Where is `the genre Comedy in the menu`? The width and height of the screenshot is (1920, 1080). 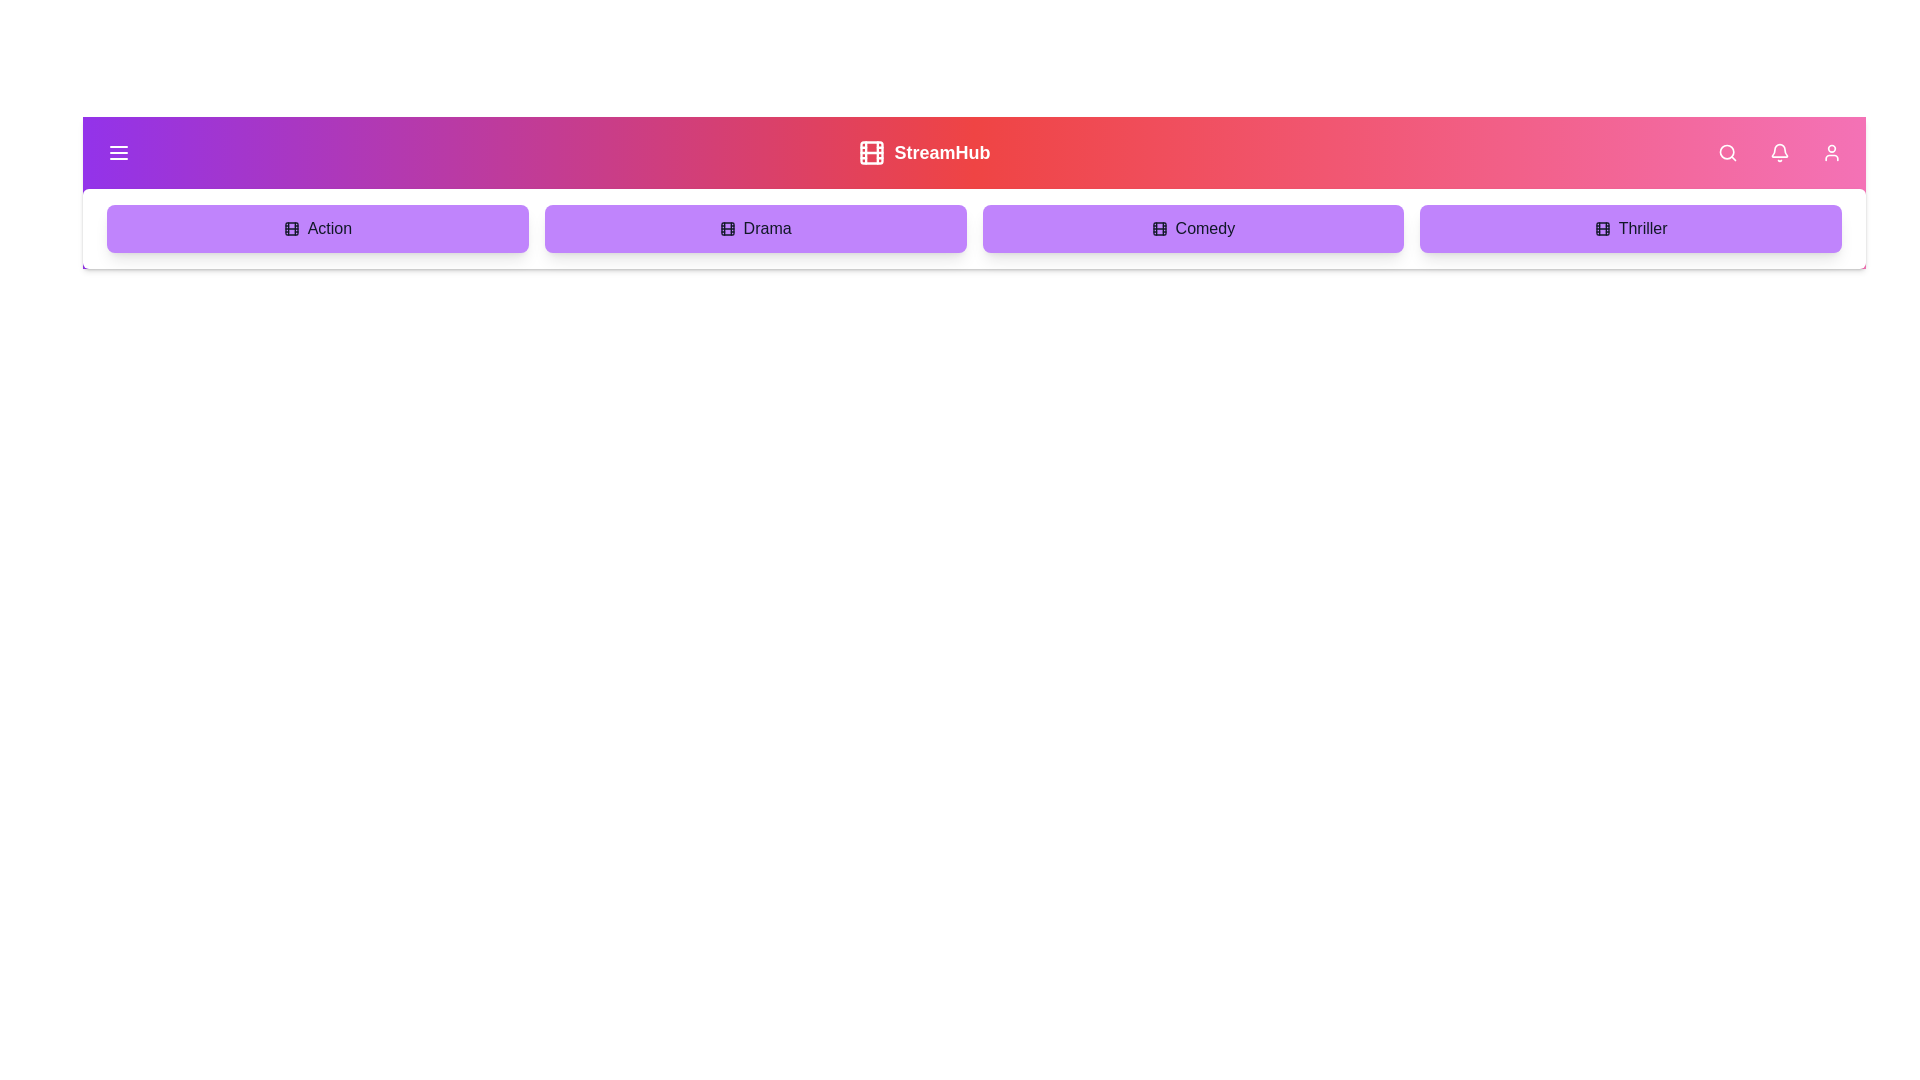
the genre Comedy in the menu is located at coordinates (1193, 227).